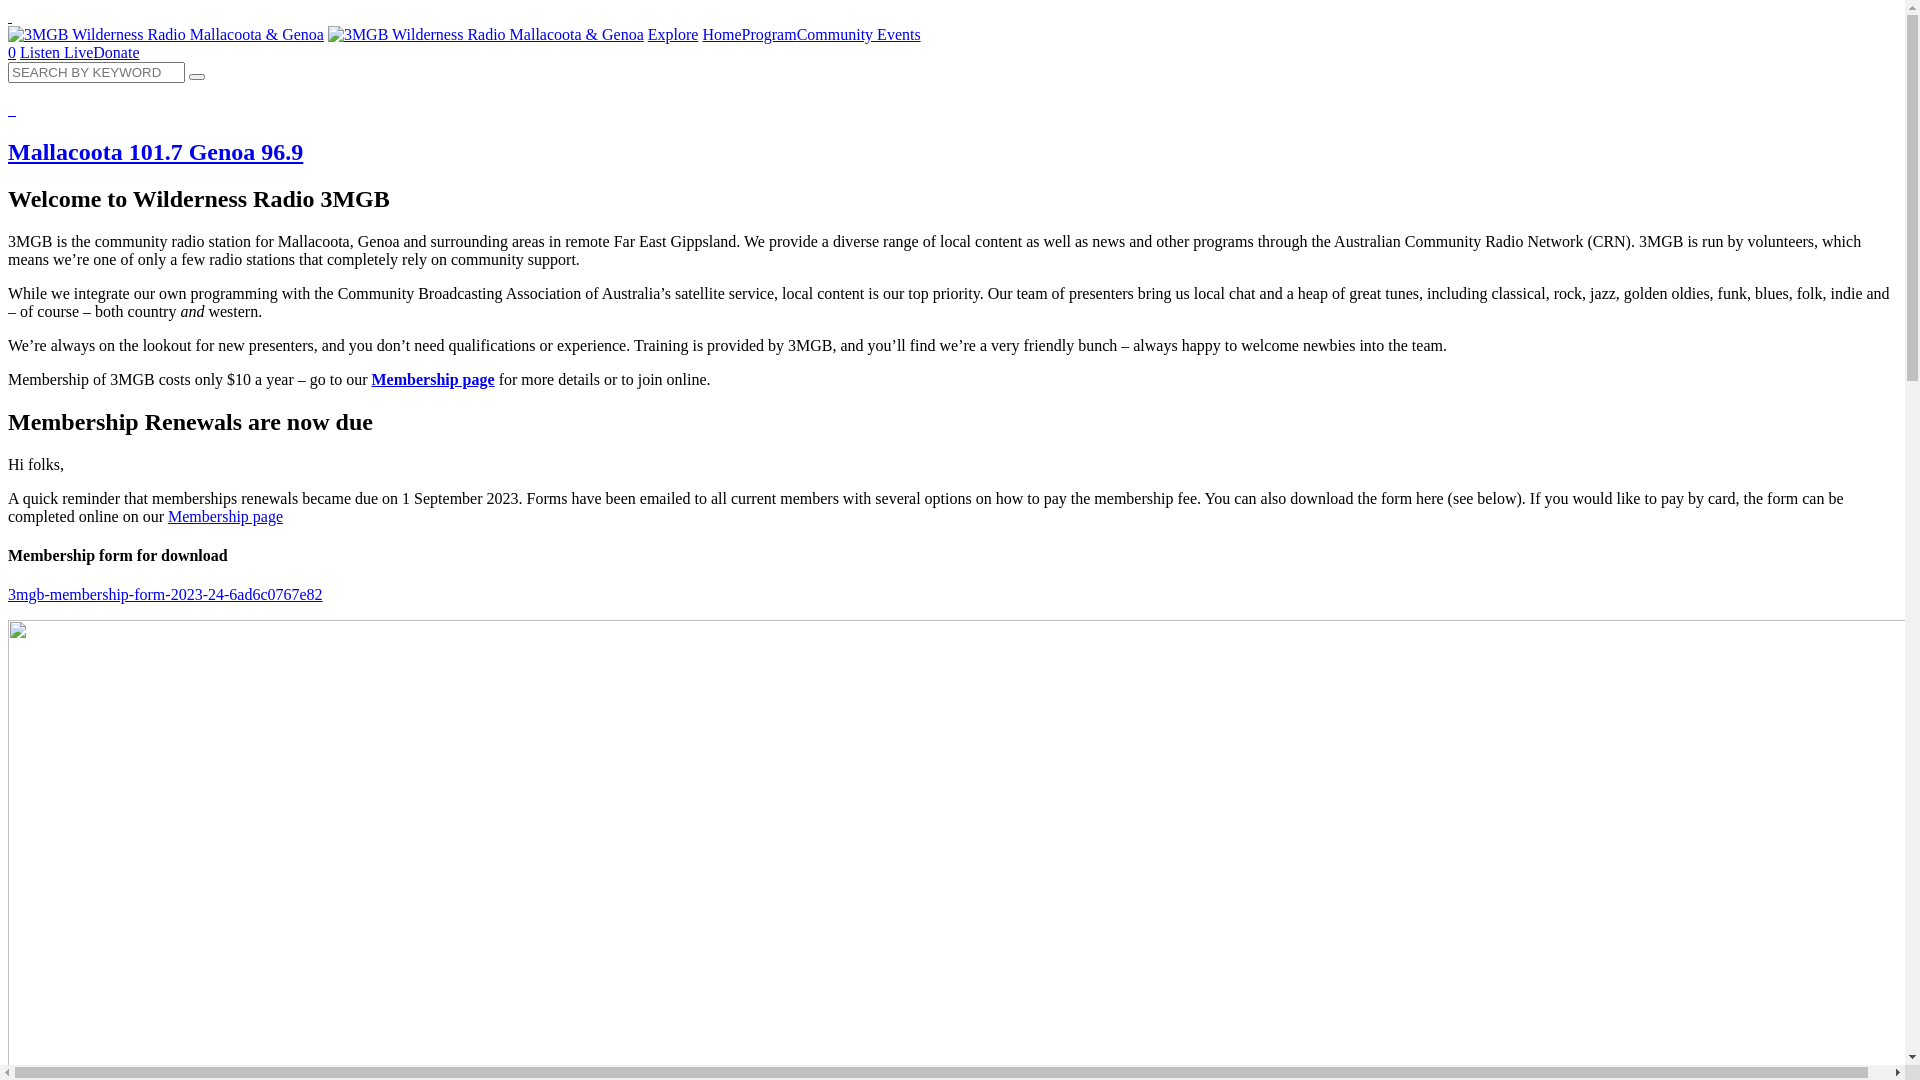 Image resolution: width=1920 pixels, height=1080 pixels. What do you see at coordinates (859, 34) in the screenshot?
I see `'Community Events'` at bounding box center [859, 34].